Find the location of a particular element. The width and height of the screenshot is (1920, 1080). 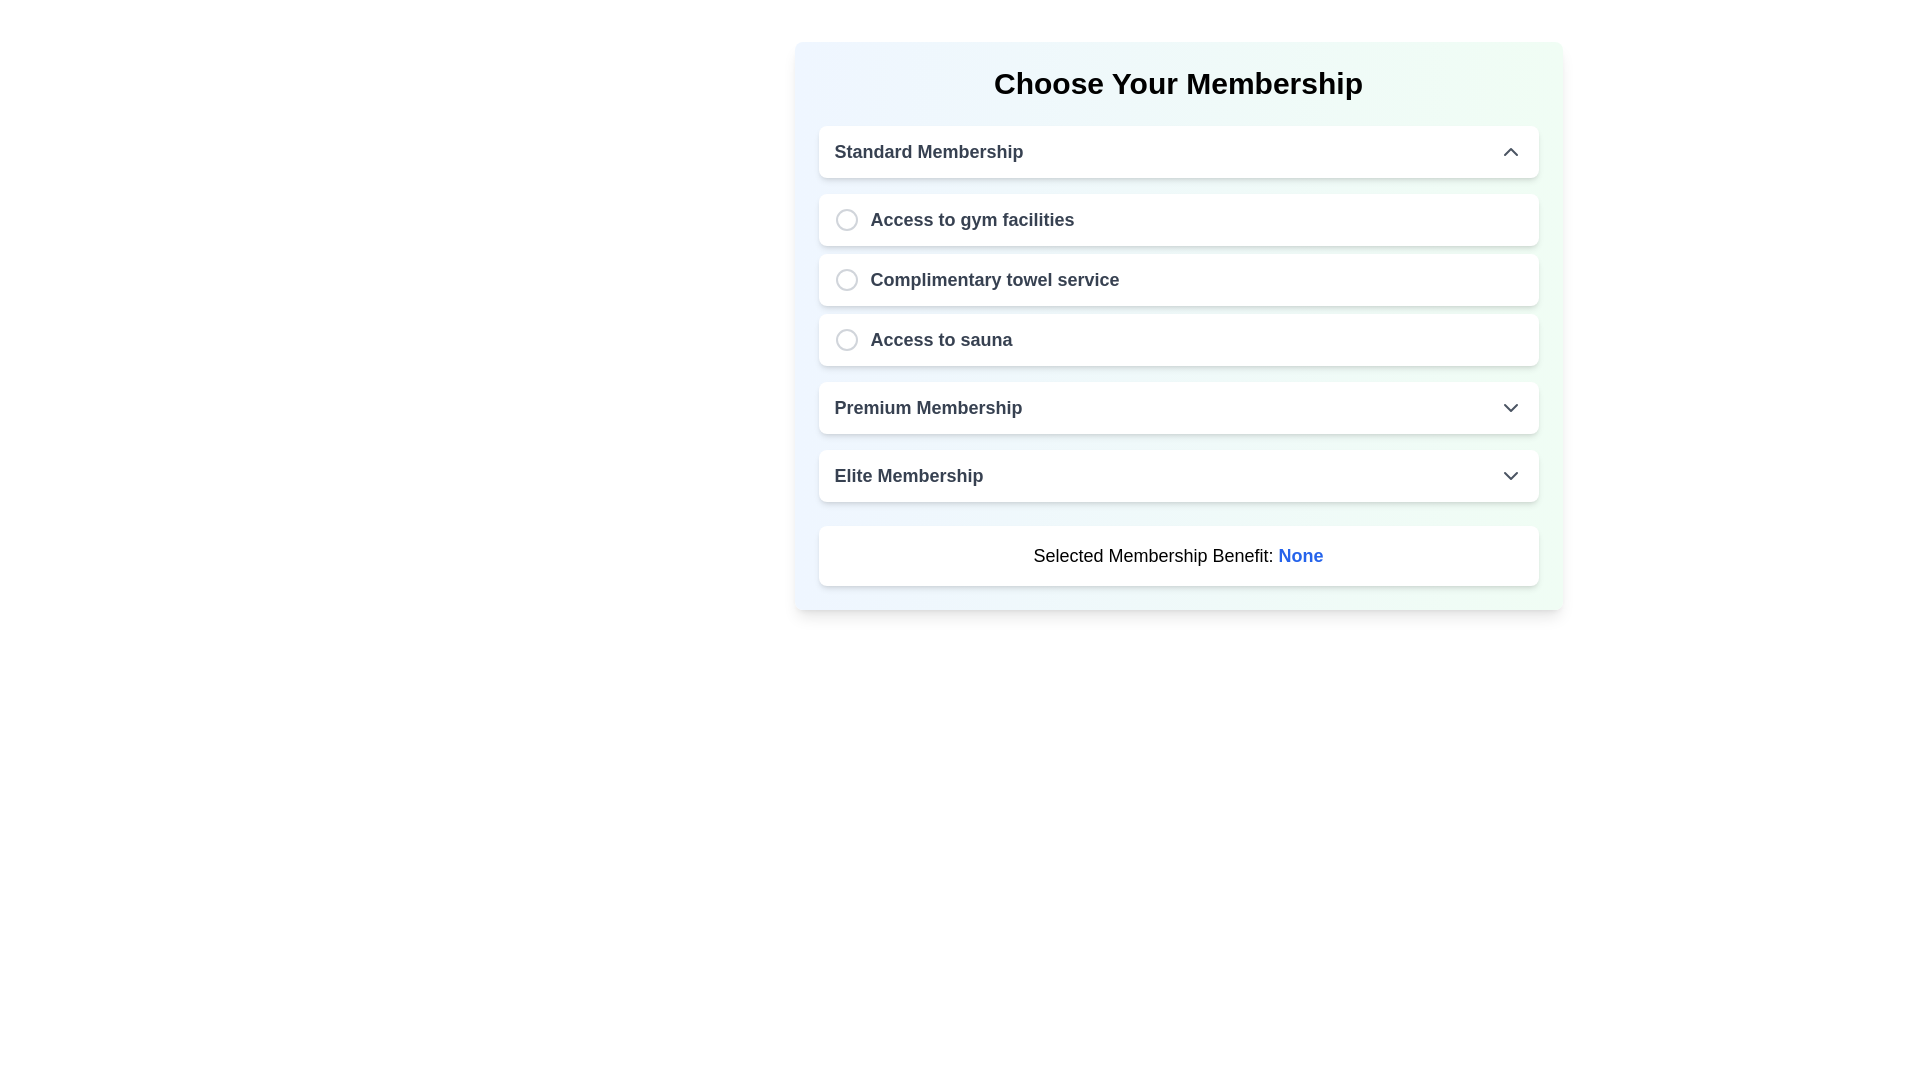

the chevron icon indicating expandable functionality located to the right of the 'Elite Membership' text is located at coordinates (1510, 475).